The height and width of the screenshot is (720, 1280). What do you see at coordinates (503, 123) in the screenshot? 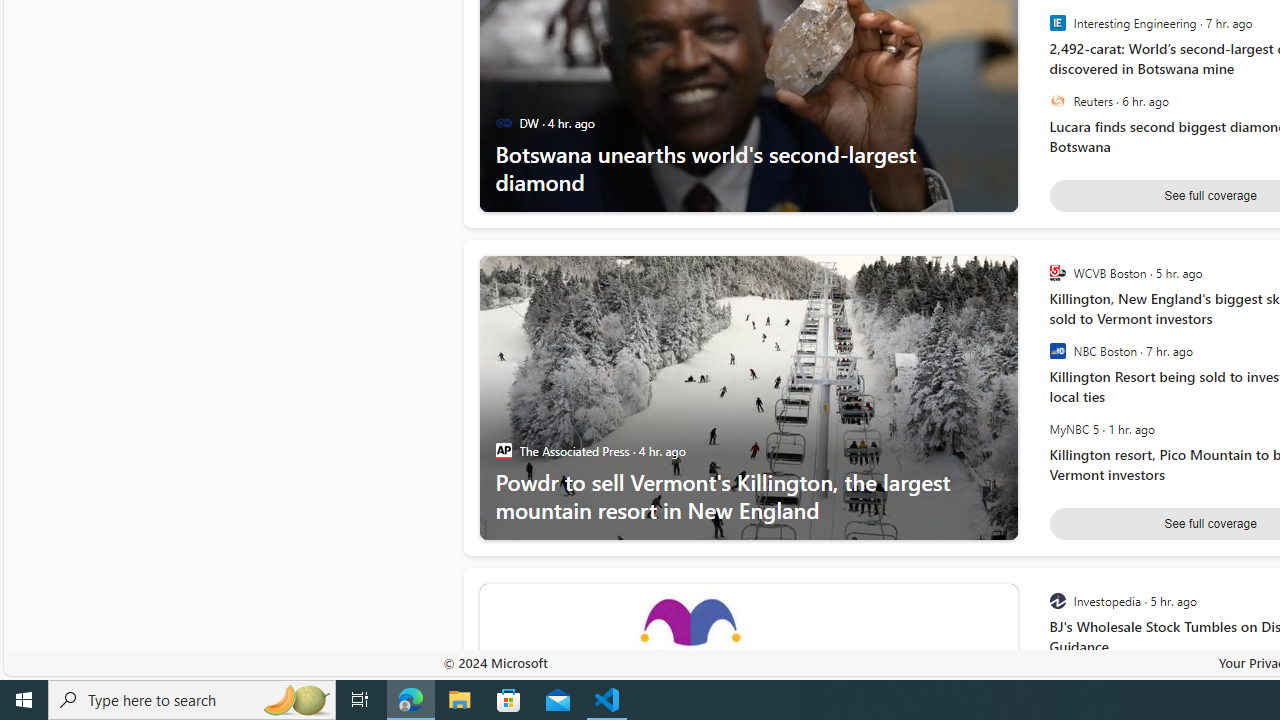
I see `'DW'` at bounding box center [503, 123].